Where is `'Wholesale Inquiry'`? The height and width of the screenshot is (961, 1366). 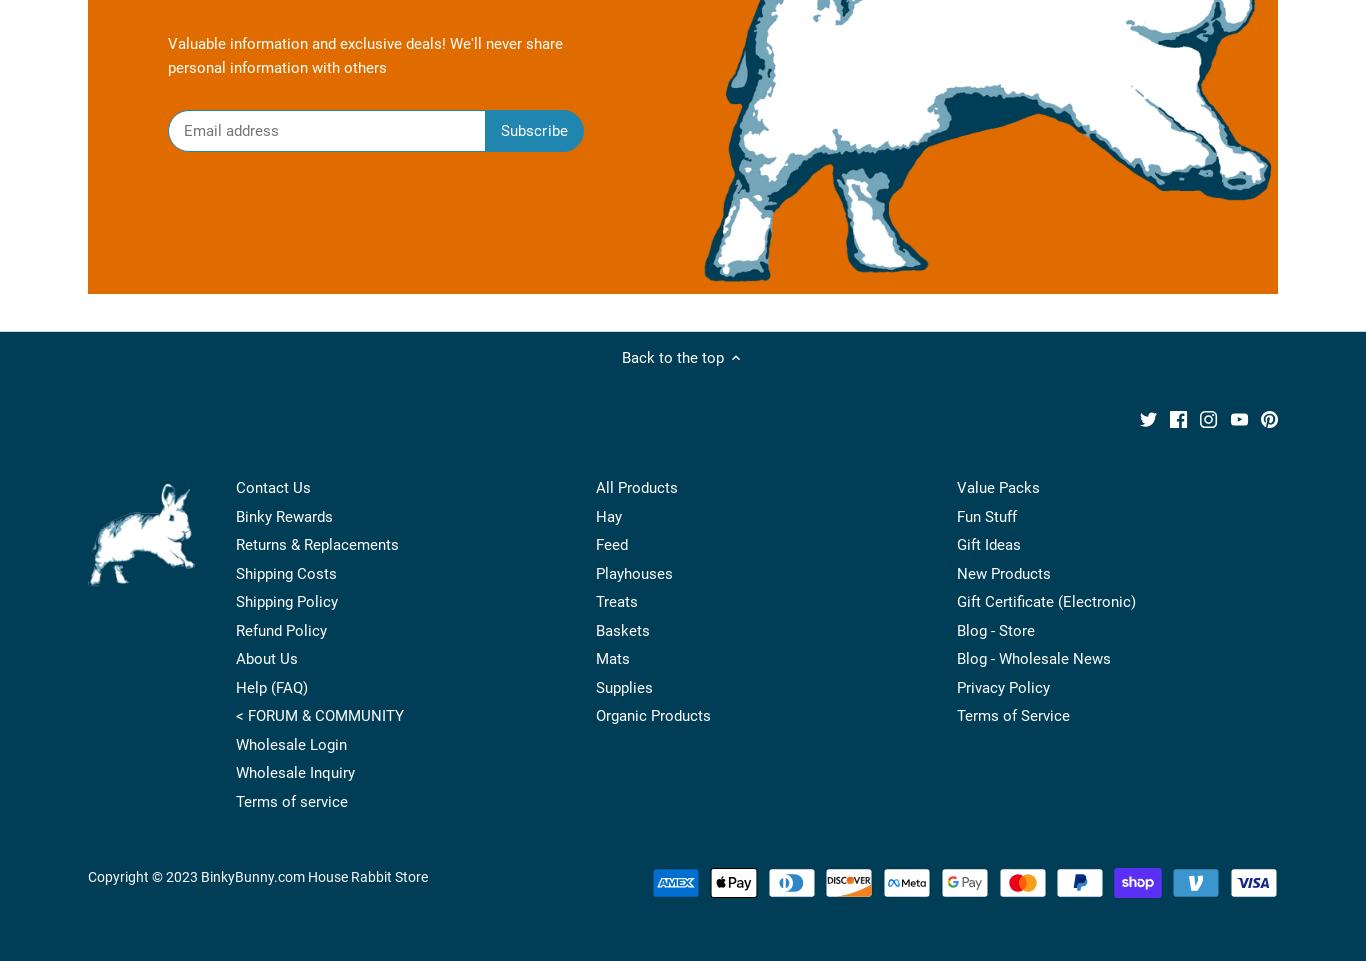
'Wholesale Inquiry' is located at coordinates (294, 772).